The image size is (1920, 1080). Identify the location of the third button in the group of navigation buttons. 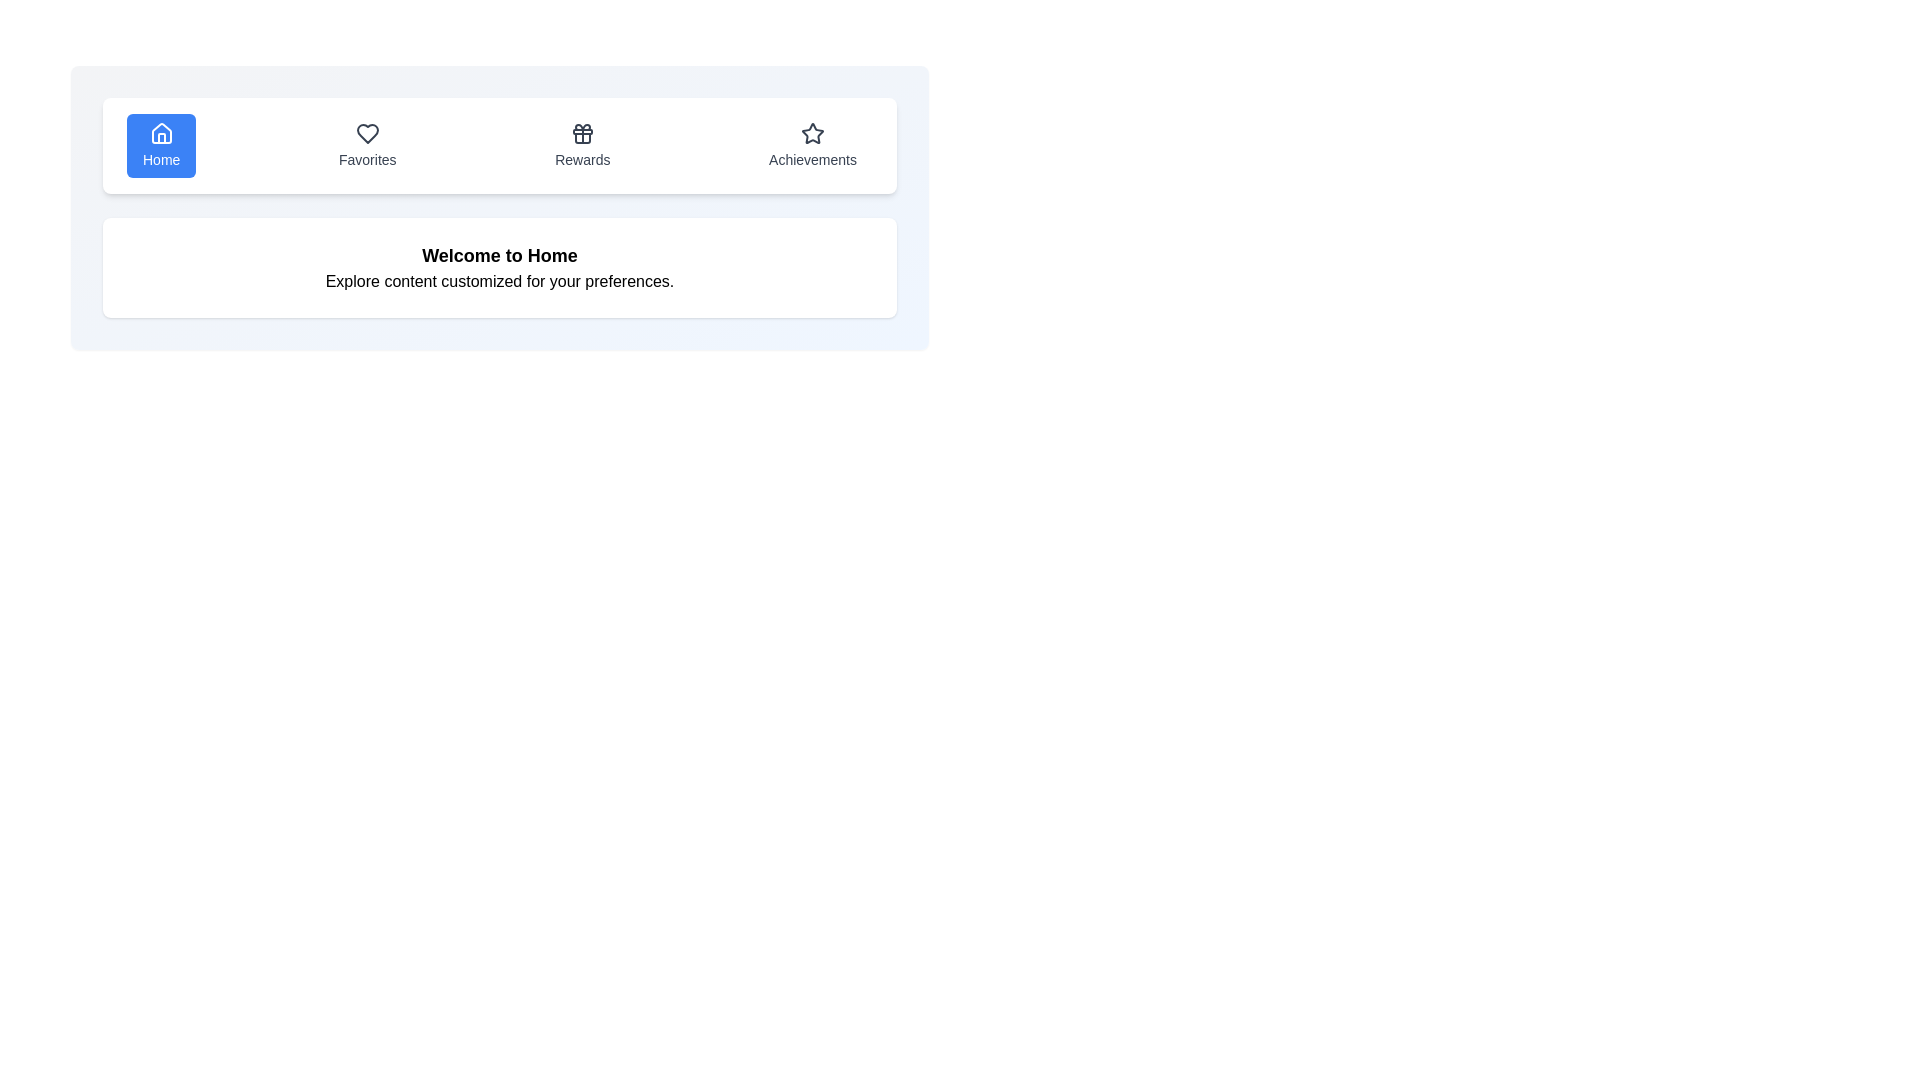
(581, 145).